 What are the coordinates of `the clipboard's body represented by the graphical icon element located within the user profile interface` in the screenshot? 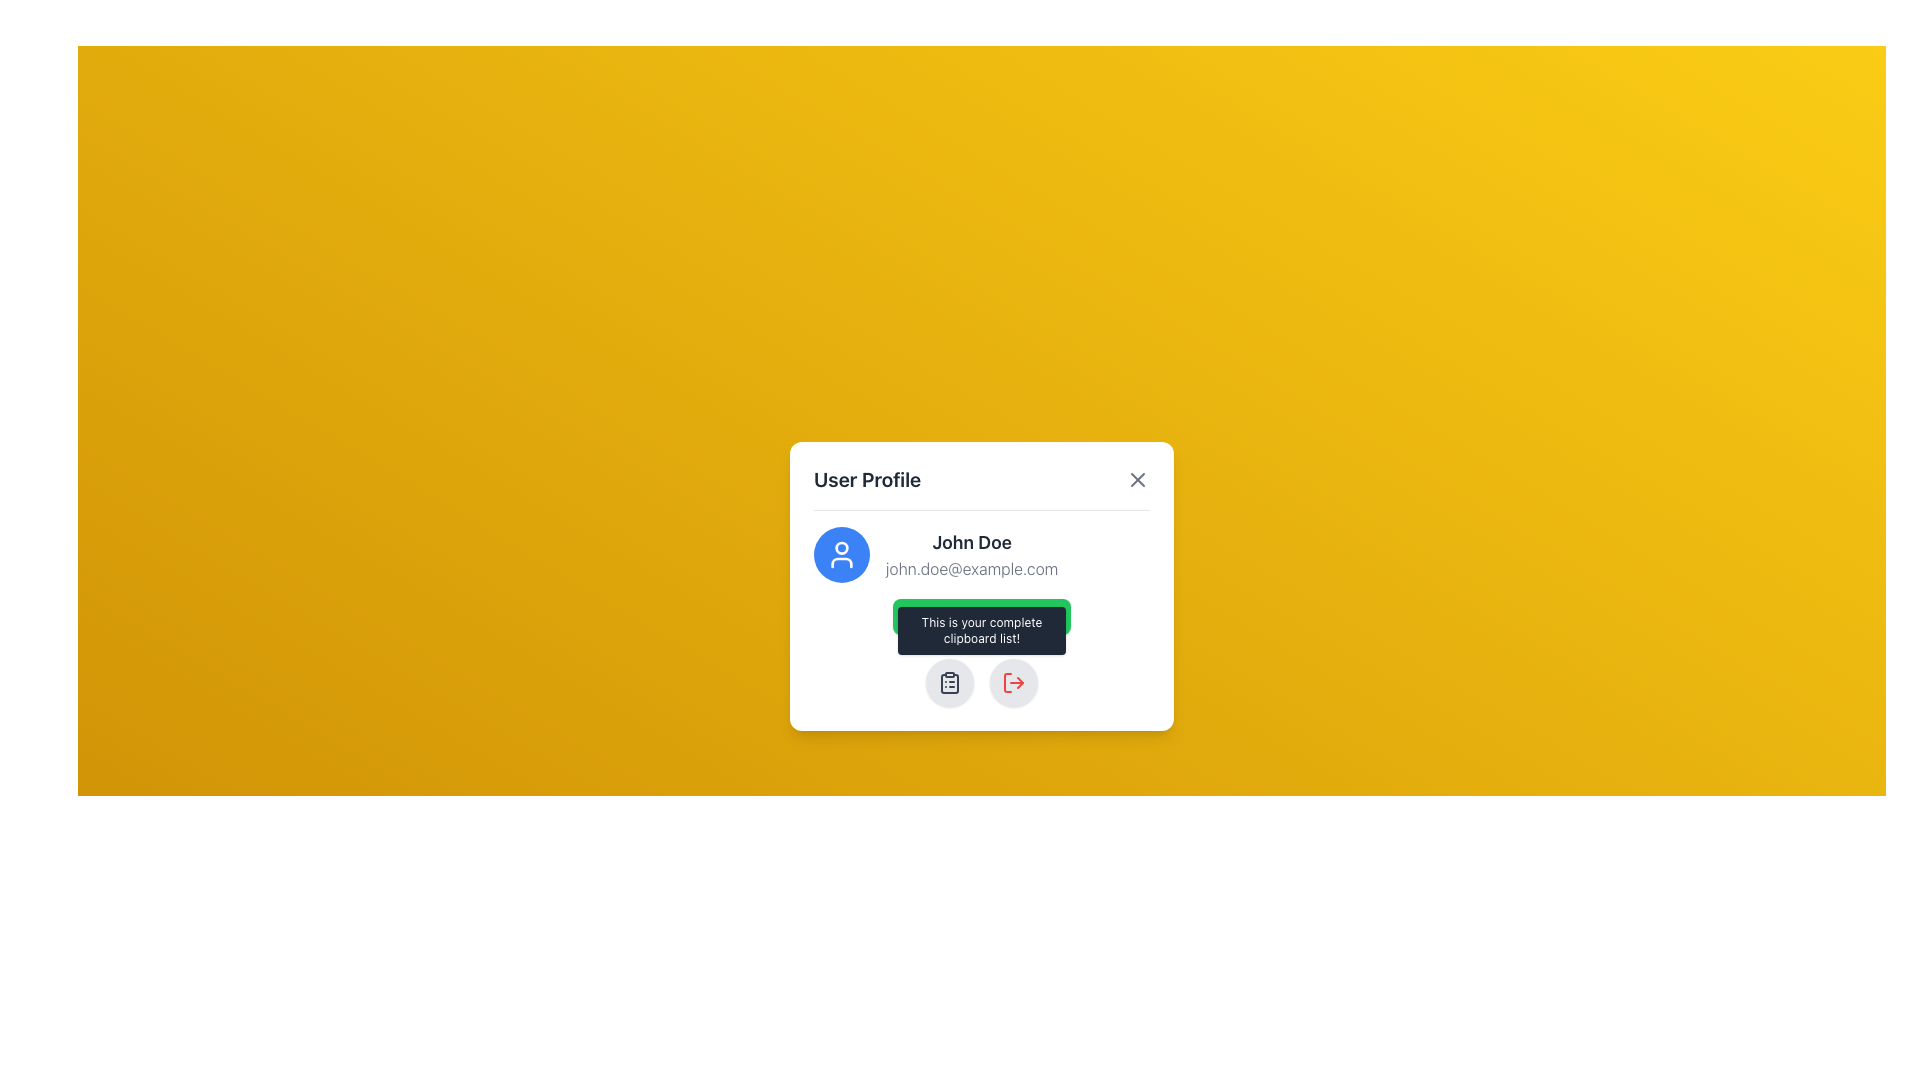 It's located at (949, 682).